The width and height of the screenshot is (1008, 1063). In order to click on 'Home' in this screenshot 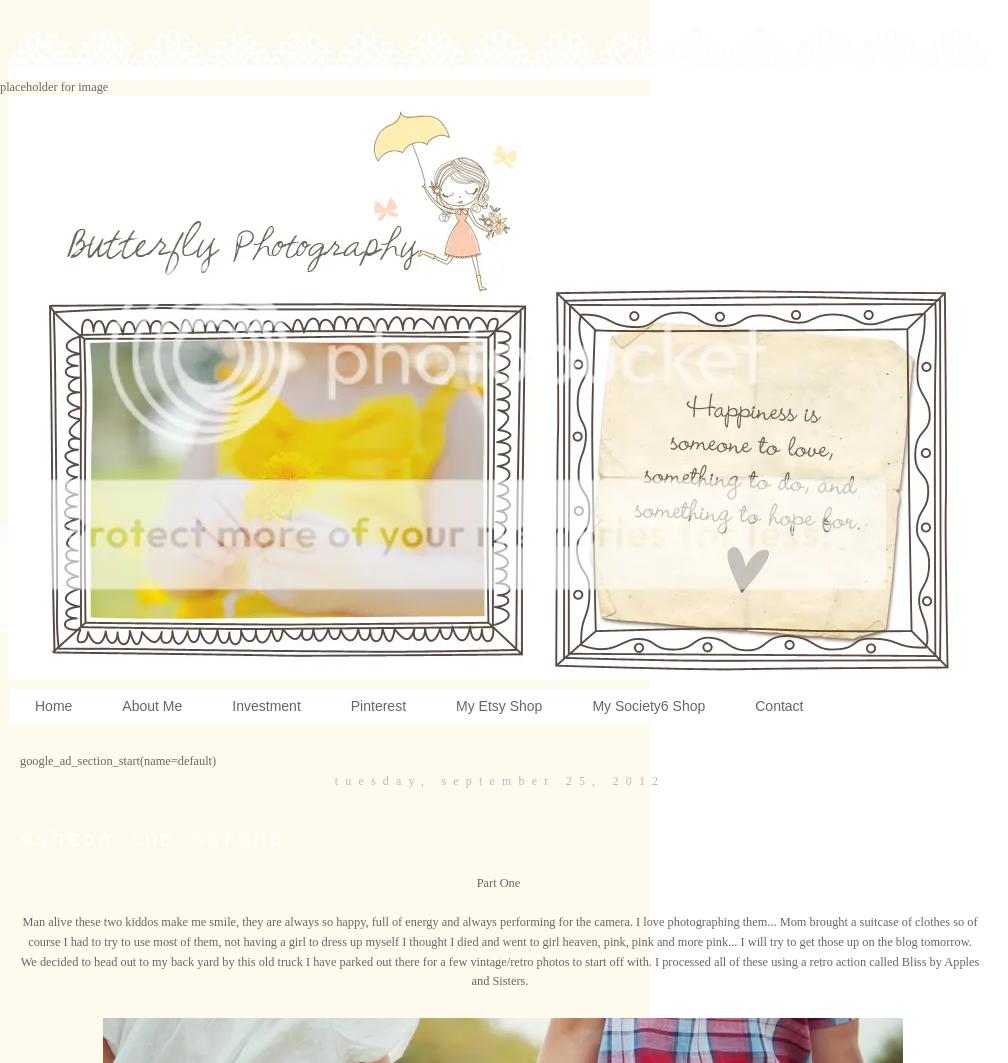, I will do `click(53, 705)`.